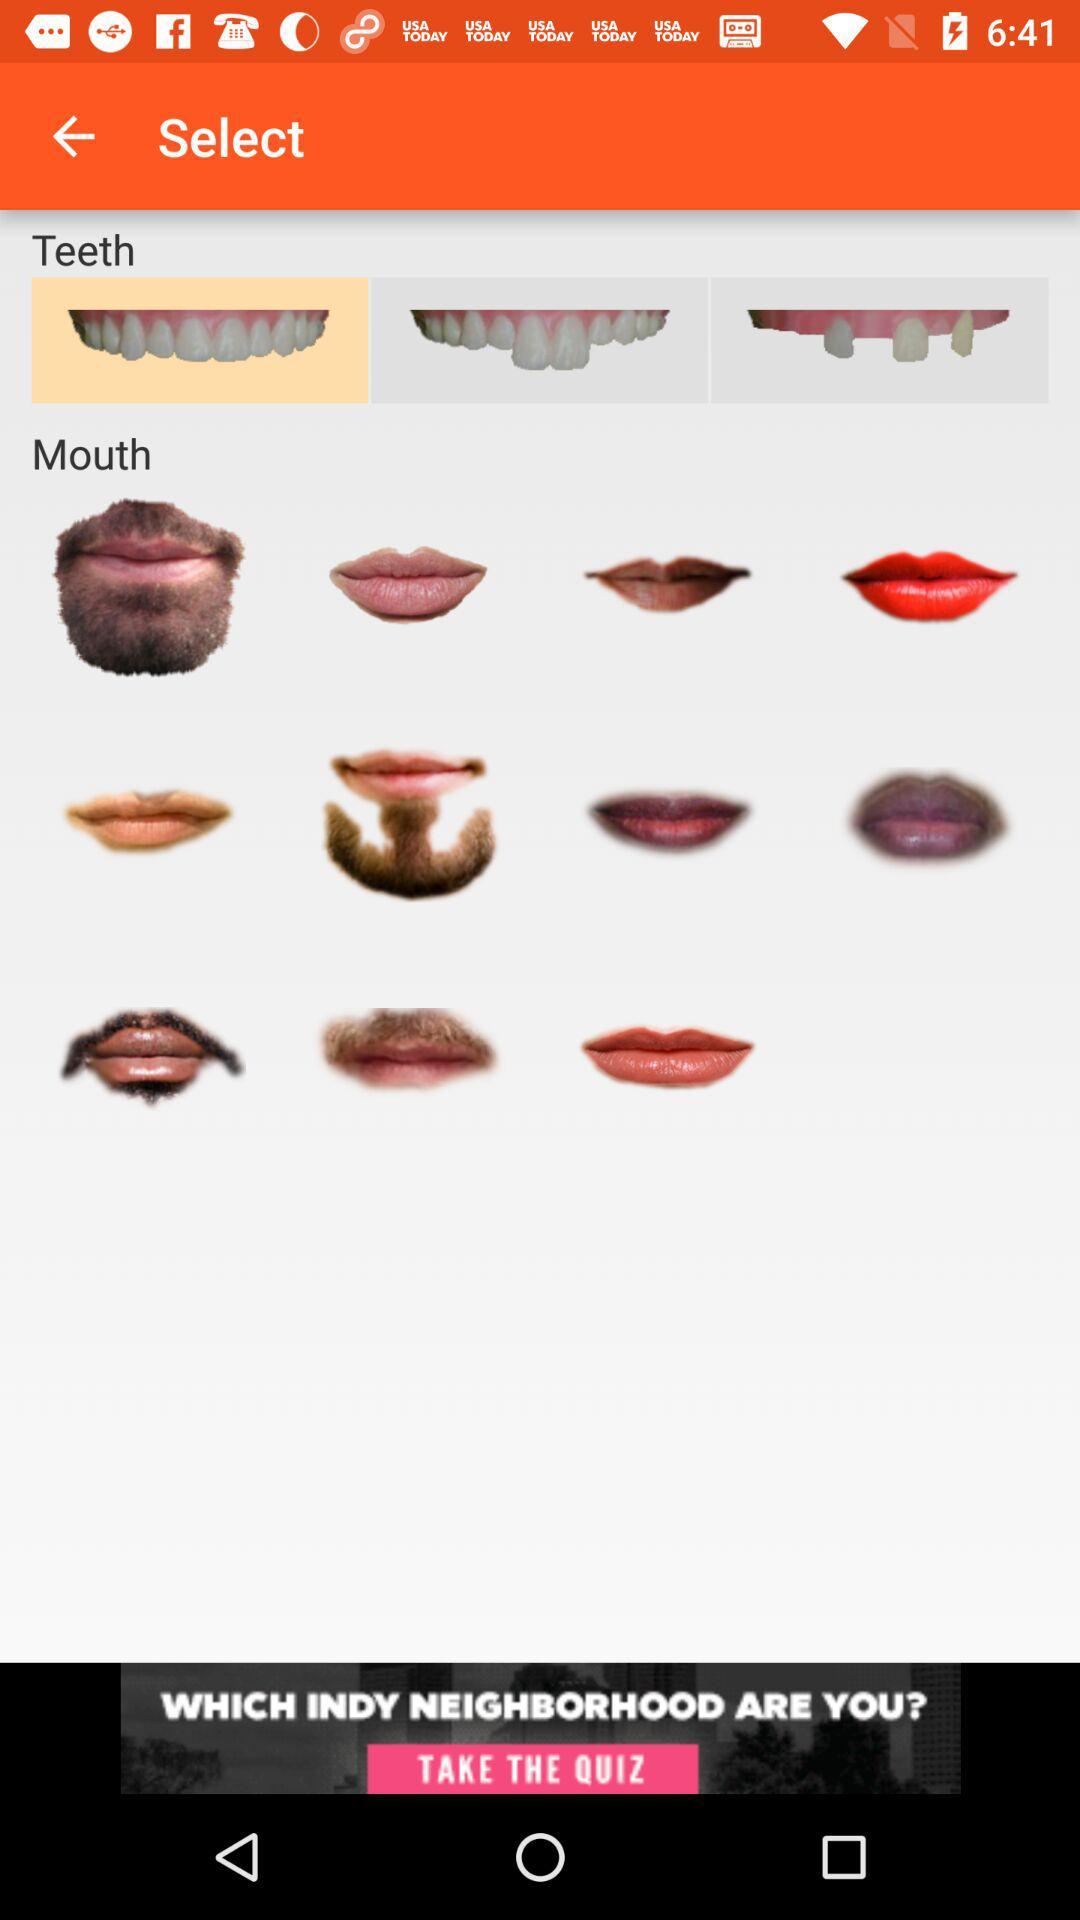 The width and height of the screenshot is (1080, 1920). What do you see at coordinates (538, 340) in the screenshot?
I see `the cart icon` at bounding box center [538, 340].